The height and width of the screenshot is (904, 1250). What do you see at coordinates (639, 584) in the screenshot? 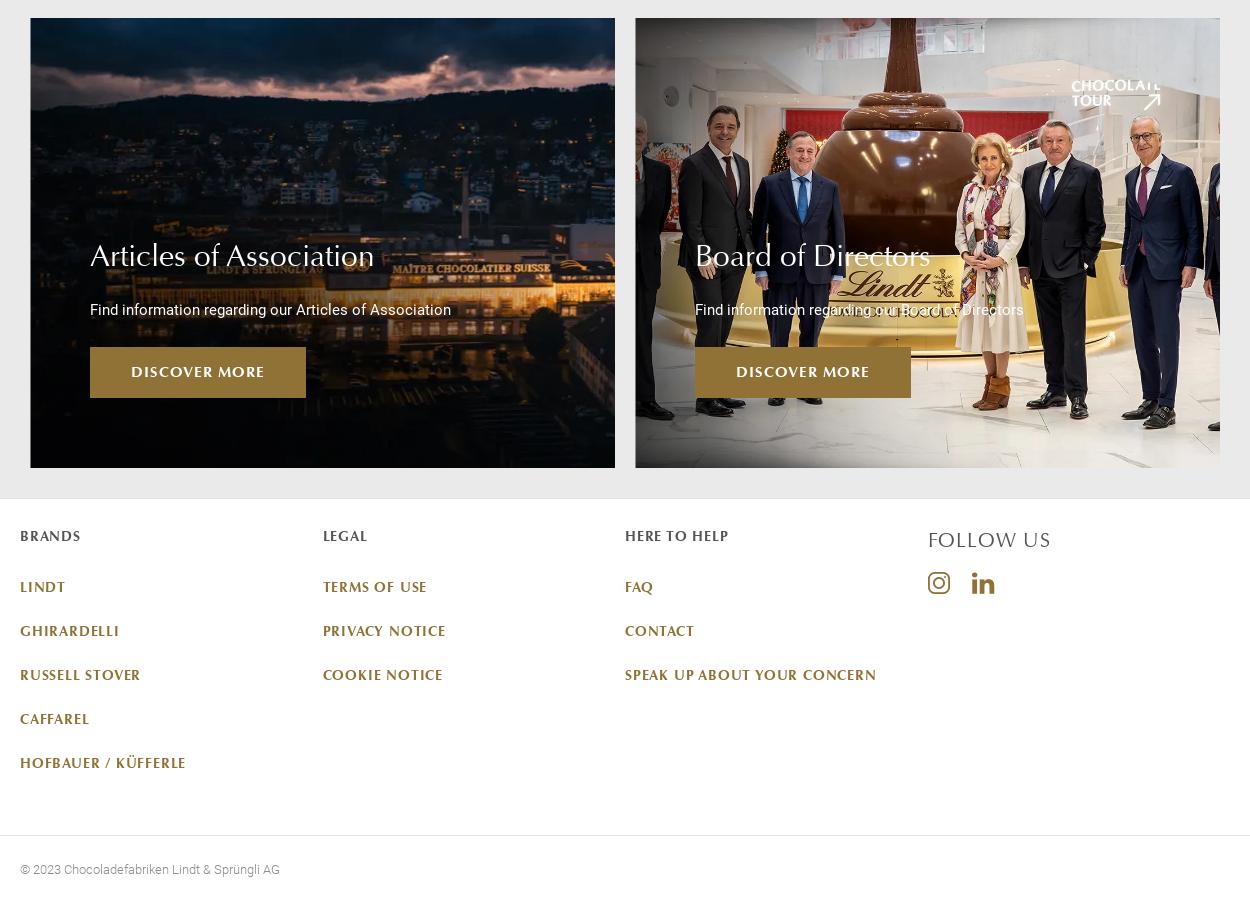
I see `'FAQ'` at bounding box center [639, 584].